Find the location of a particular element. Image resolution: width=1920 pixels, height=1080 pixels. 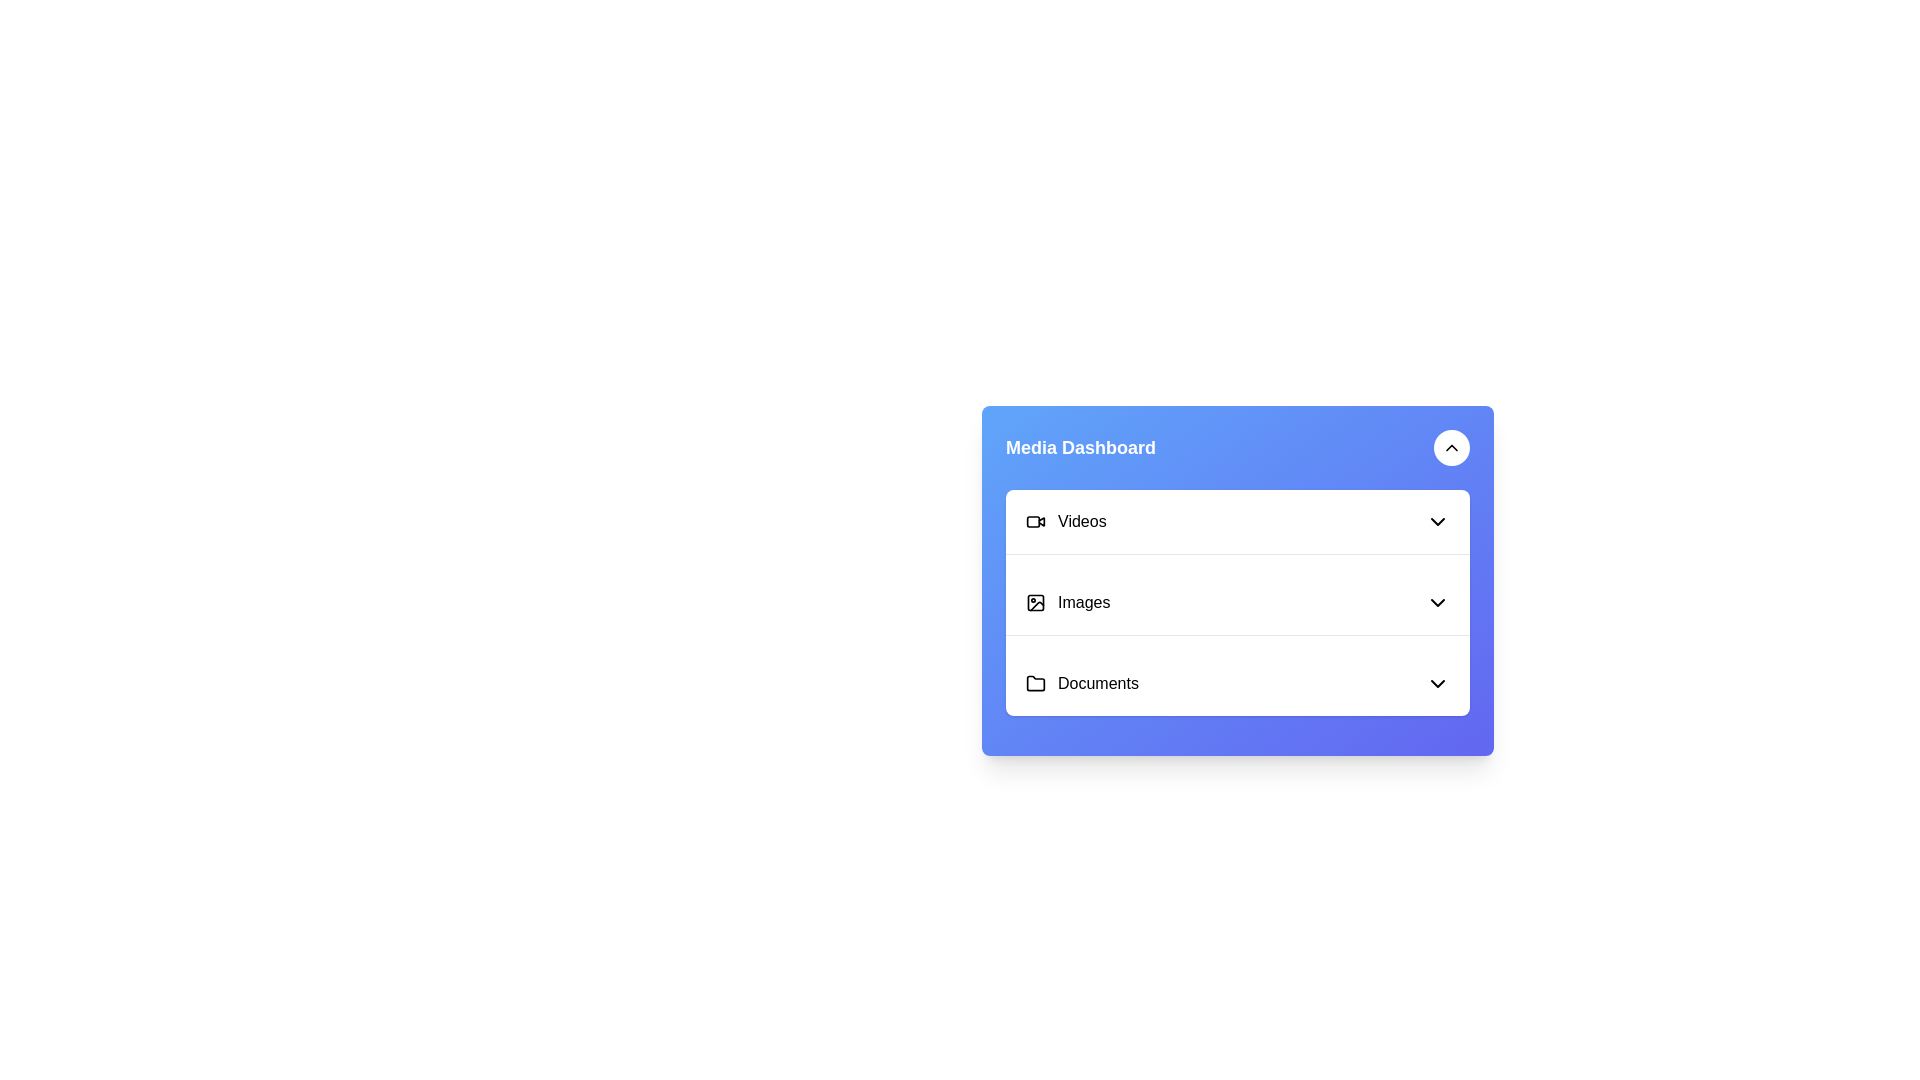

the small folder icon located next to the 'Documents' label in the third row of the card-style layout is located at coordinates (1036, 681).